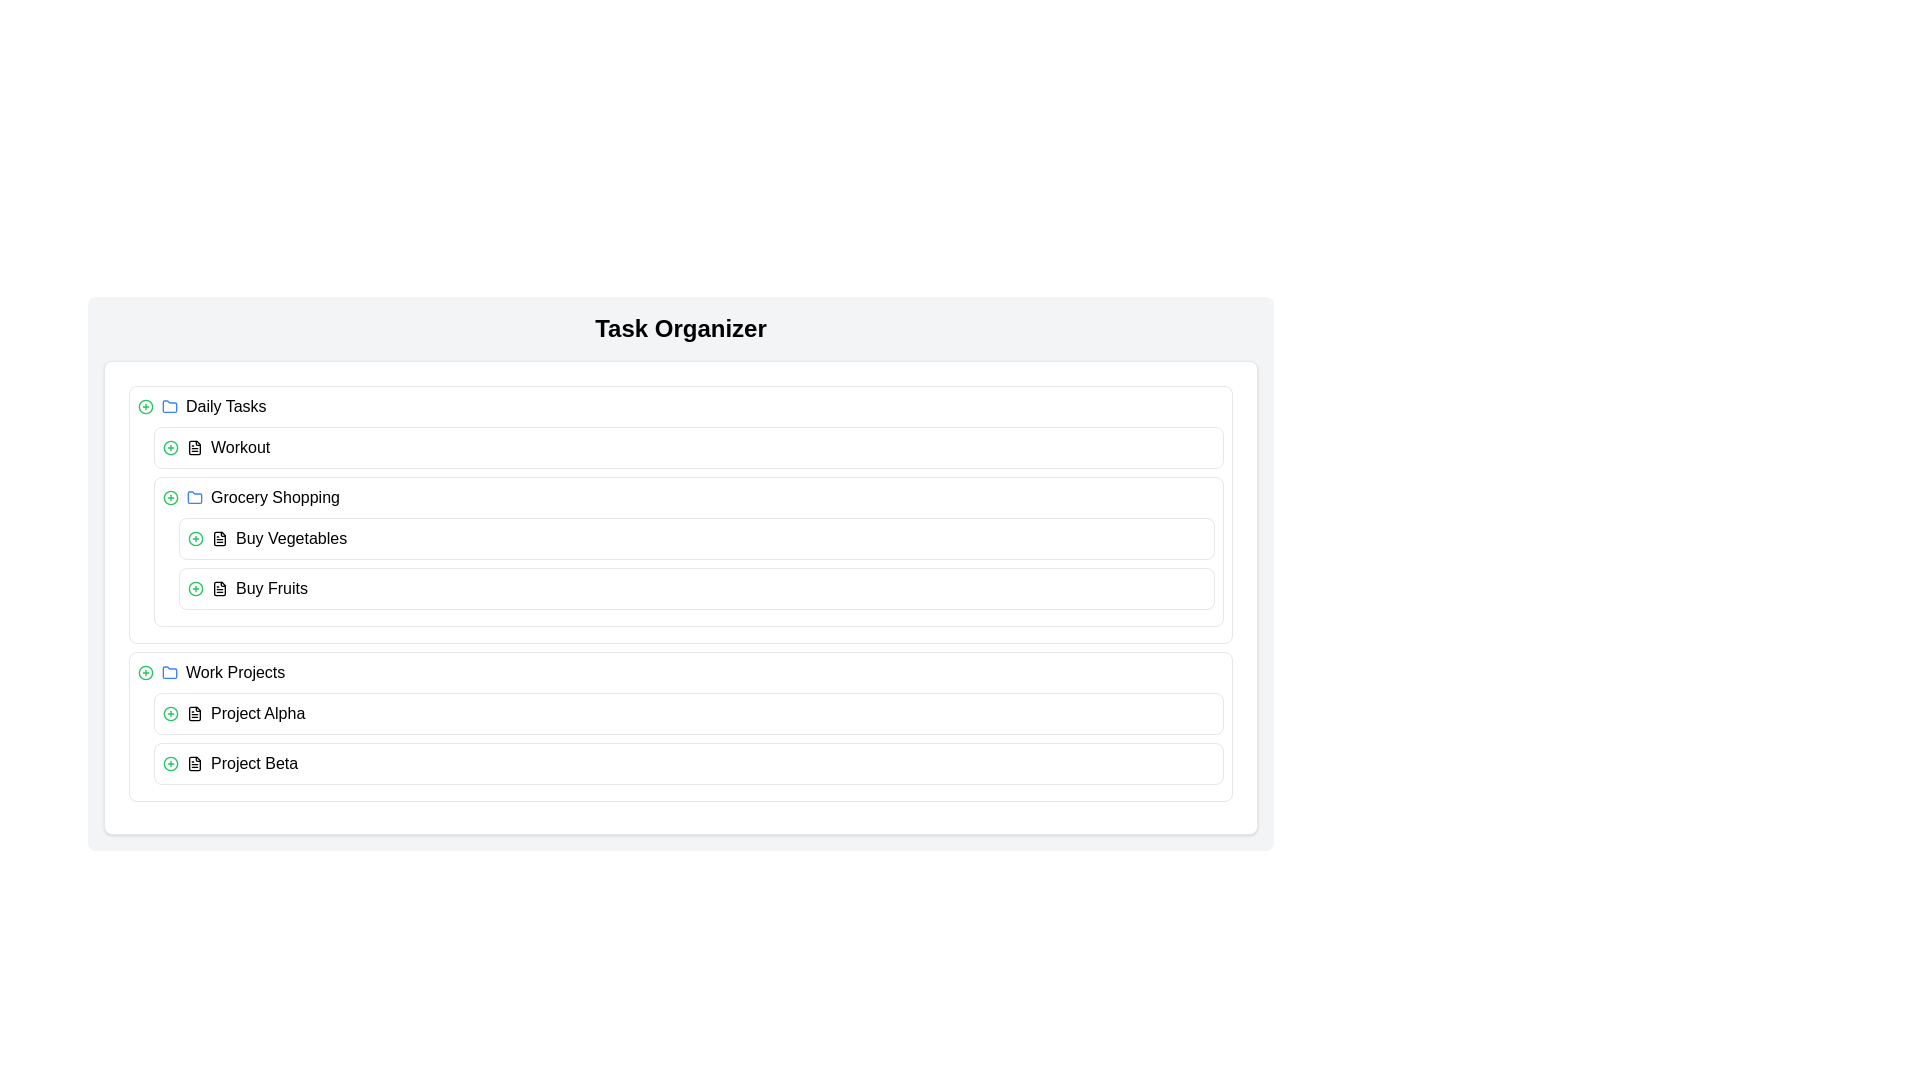 The height and width of the screenshot is (1080, 1920). I want to click on the small circular button with a green border and a green plus symbol located to the left of the text 'Work Projects', so click(144, 672).